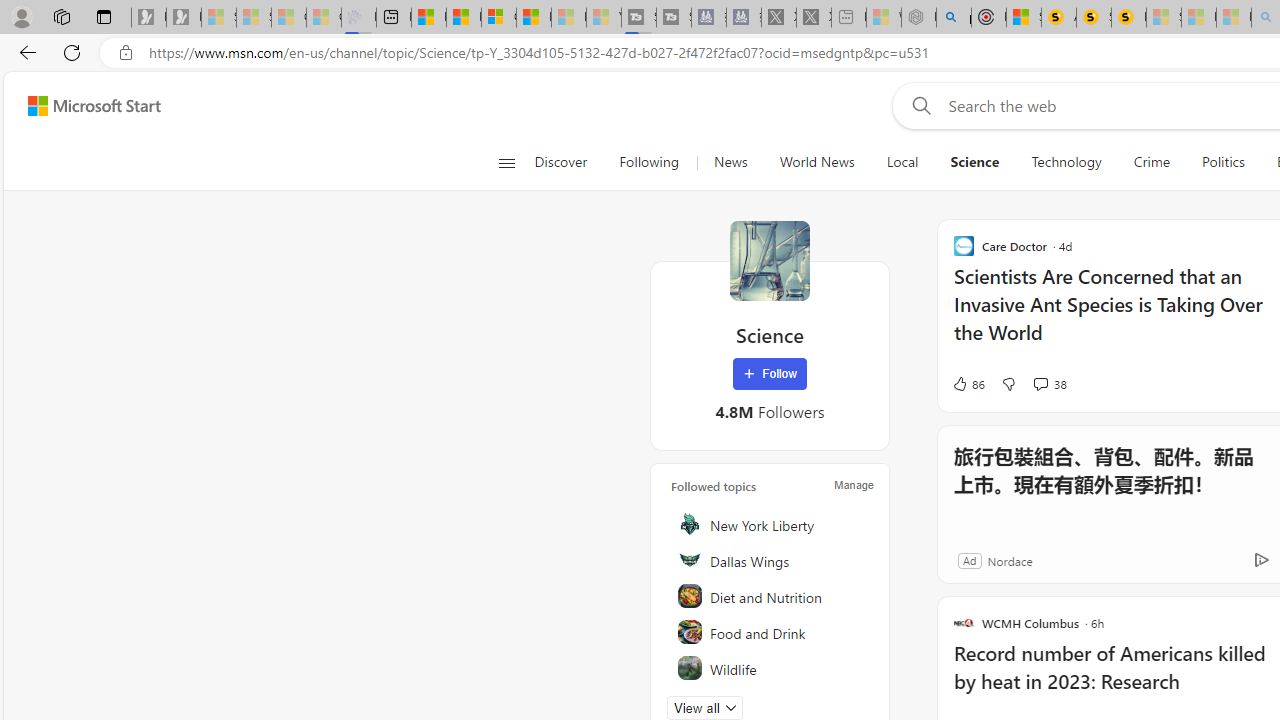 This screenshot has width=1280, height=720. Describe the element at coordinates (770, 703) in the screenshot. I see `'Pets'` at that location.